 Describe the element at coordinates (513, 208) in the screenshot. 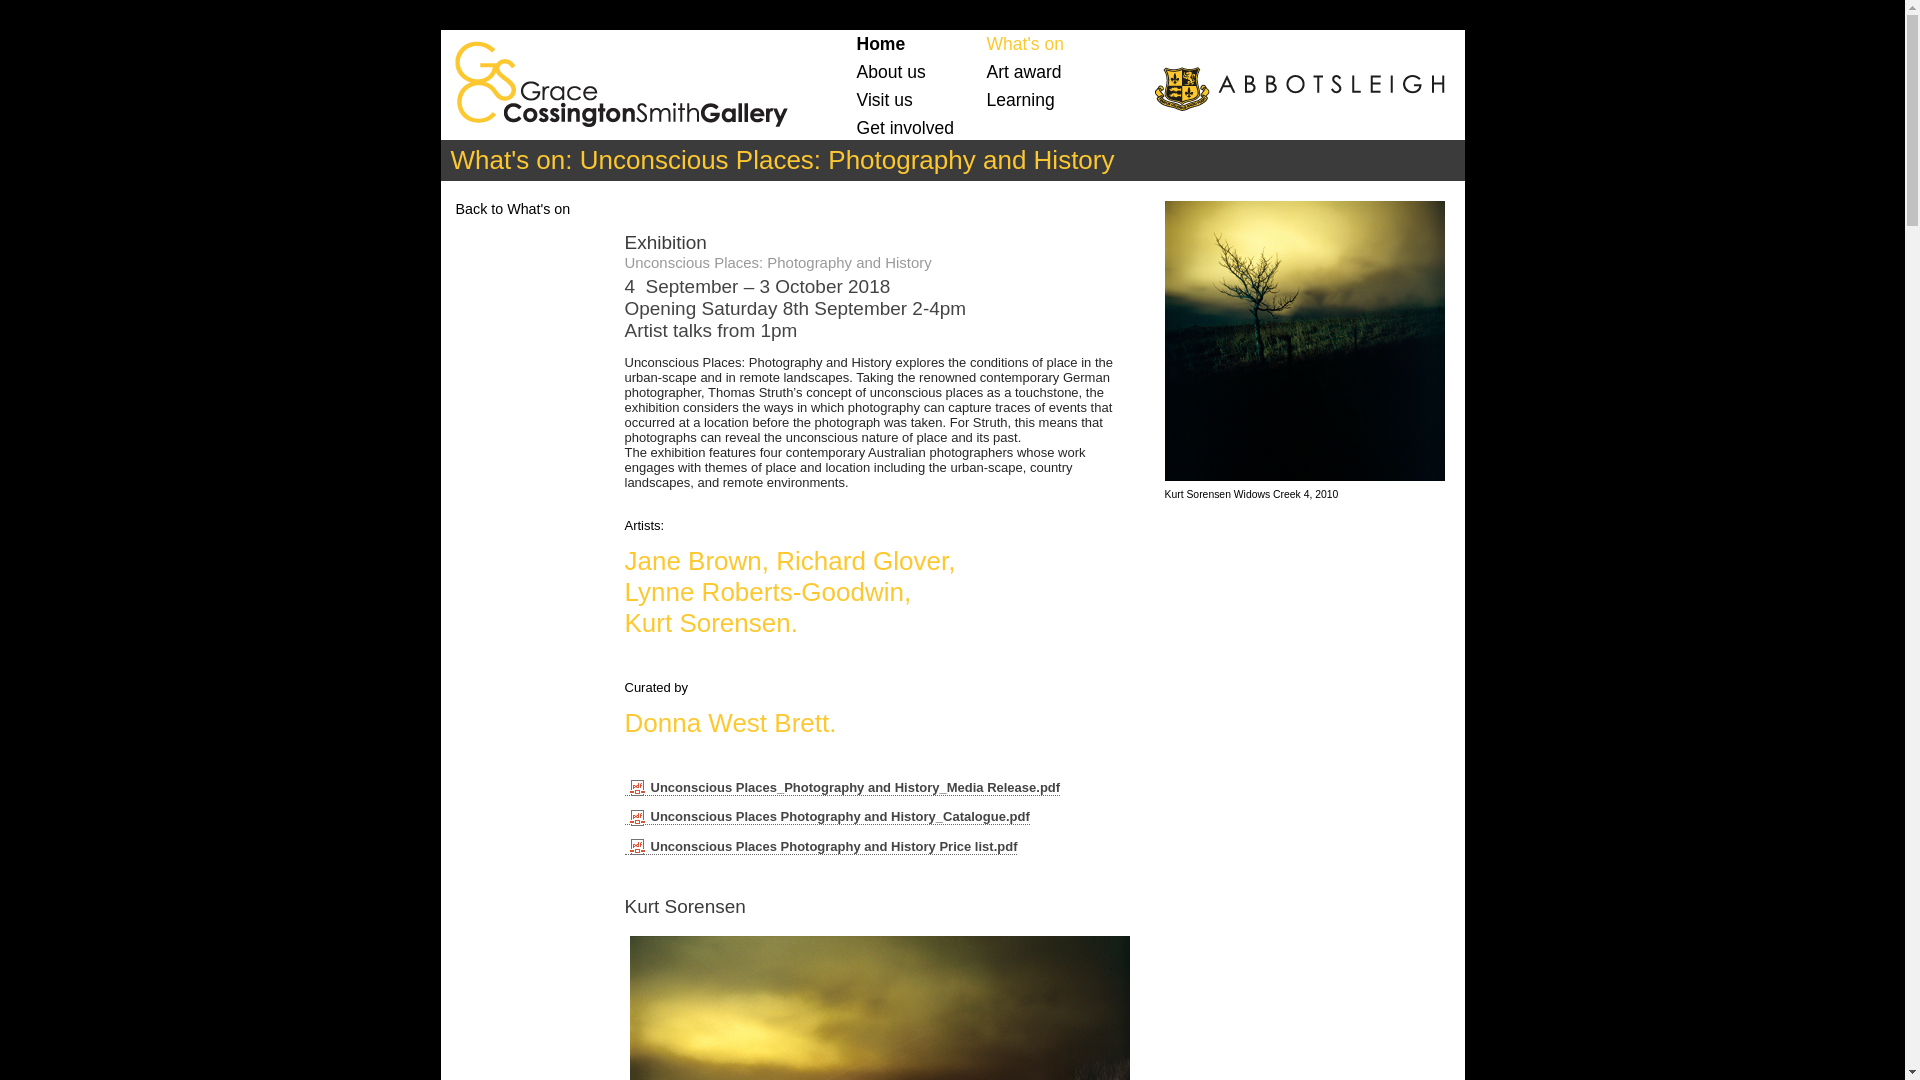

I see `'Back to What's on'` at that location.